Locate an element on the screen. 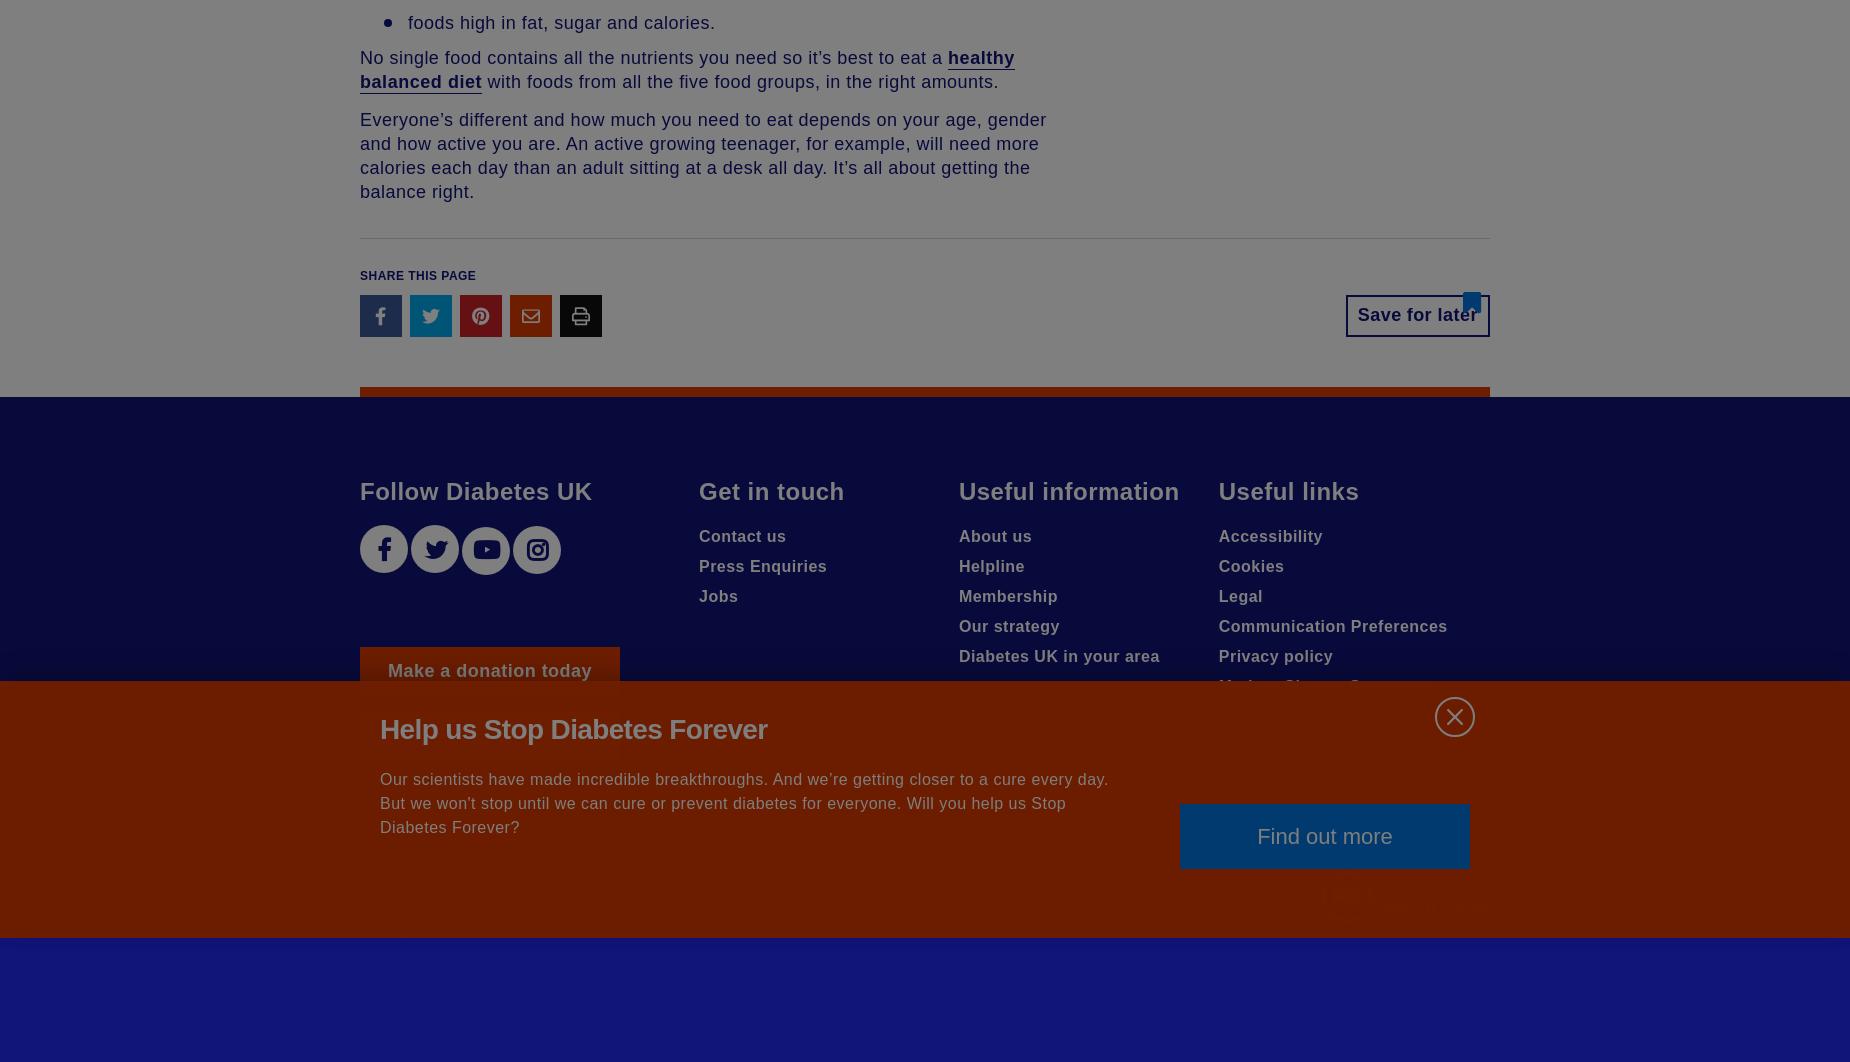  'Jobs' is located at coordinates (718, 596).